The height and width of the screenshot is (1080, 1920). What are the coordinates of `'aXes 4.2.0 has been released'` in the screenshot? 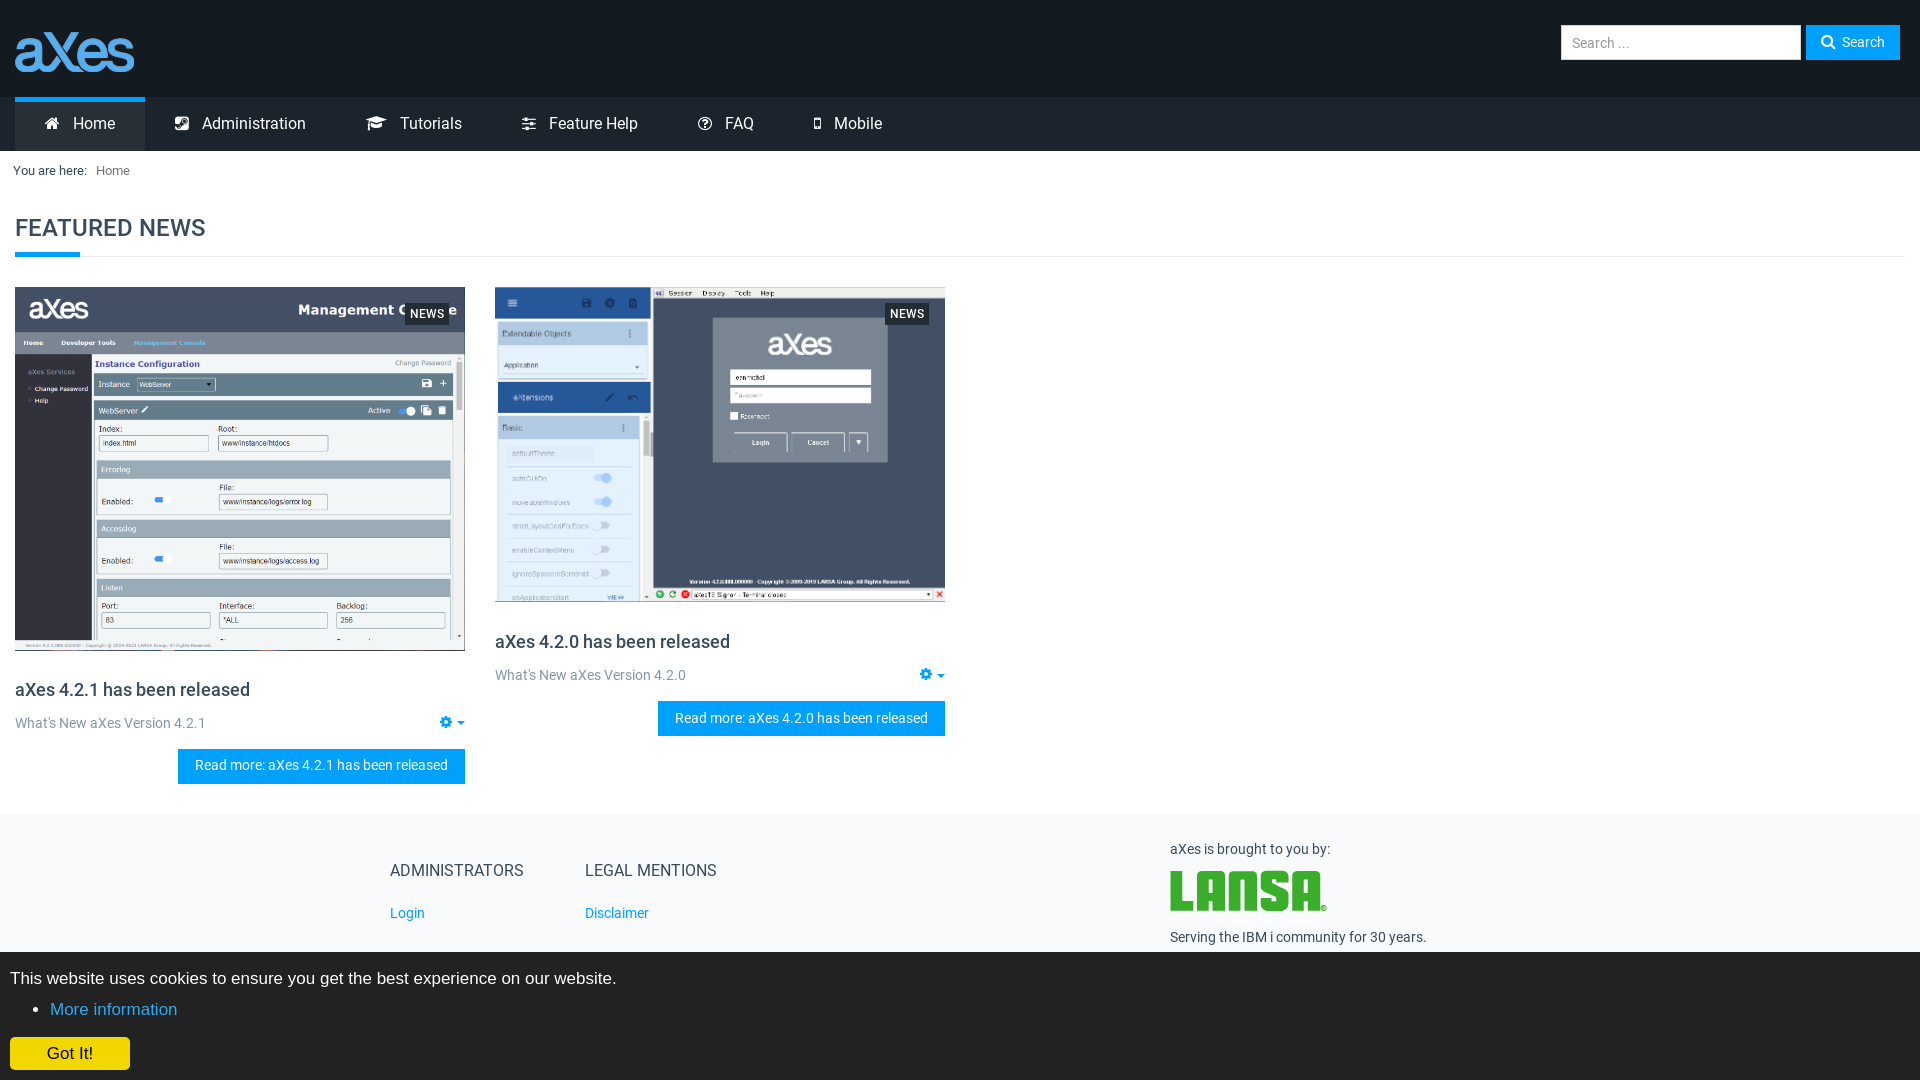 It's located at (611, 641).